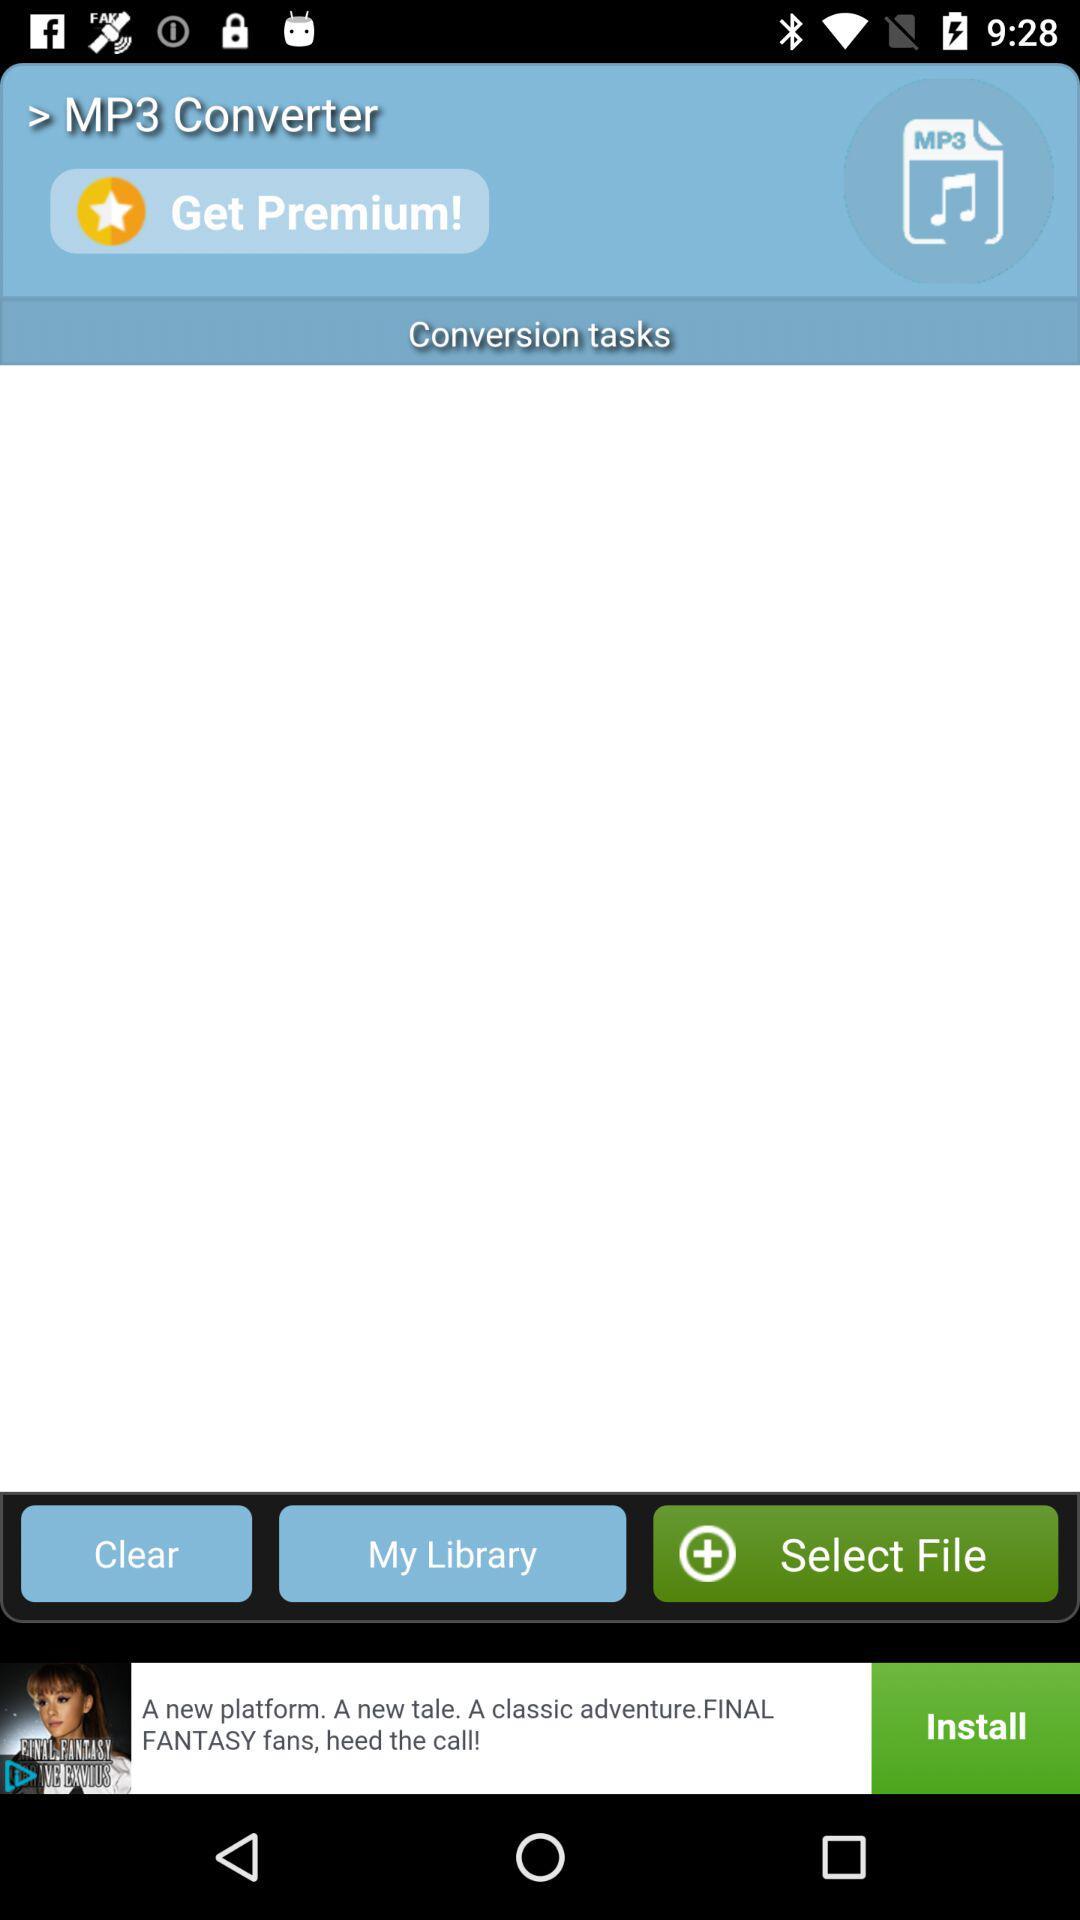 The image size is (1080, 1920). What do you see at coordinates (135, 1552) in the screenshot?
I see `the clear` at bounding box center [135, 1552].